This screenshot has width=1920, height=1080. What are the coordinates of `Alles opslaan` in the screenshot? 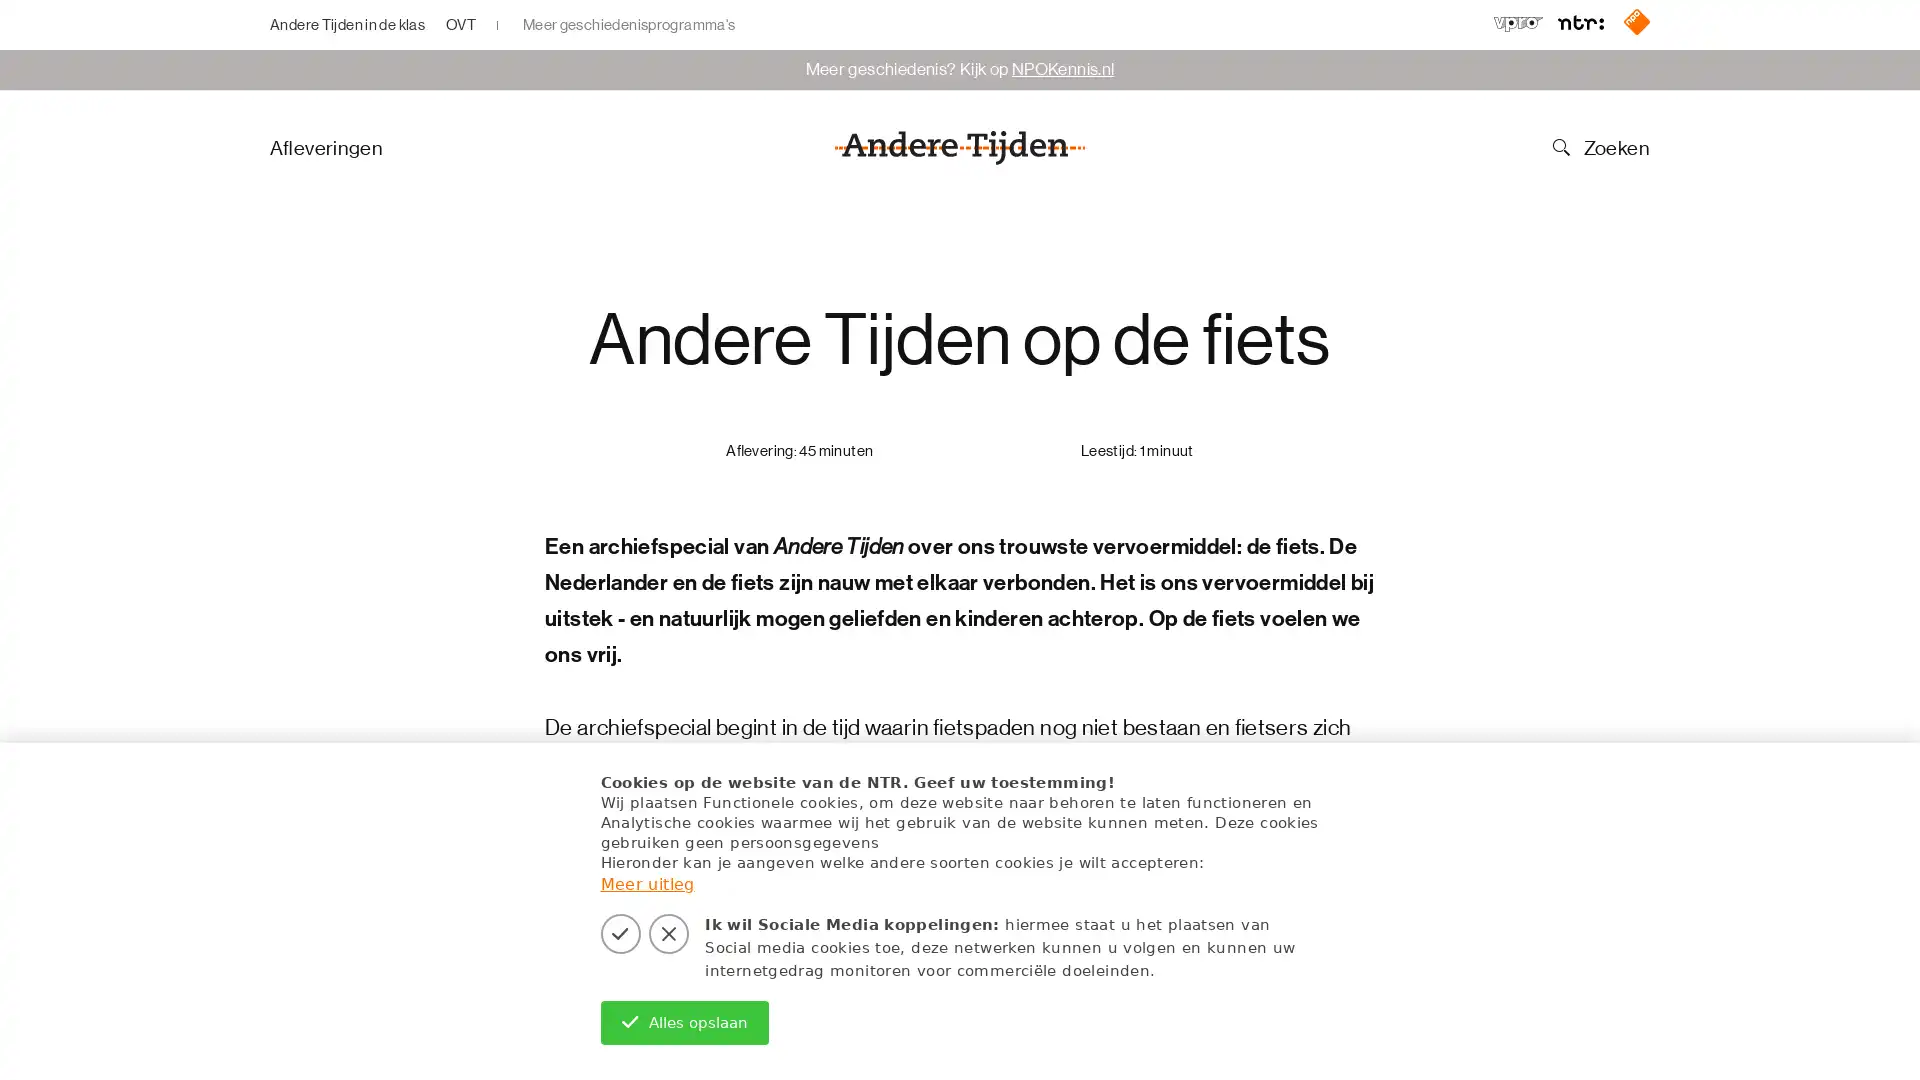 It's located at (684, 1022).